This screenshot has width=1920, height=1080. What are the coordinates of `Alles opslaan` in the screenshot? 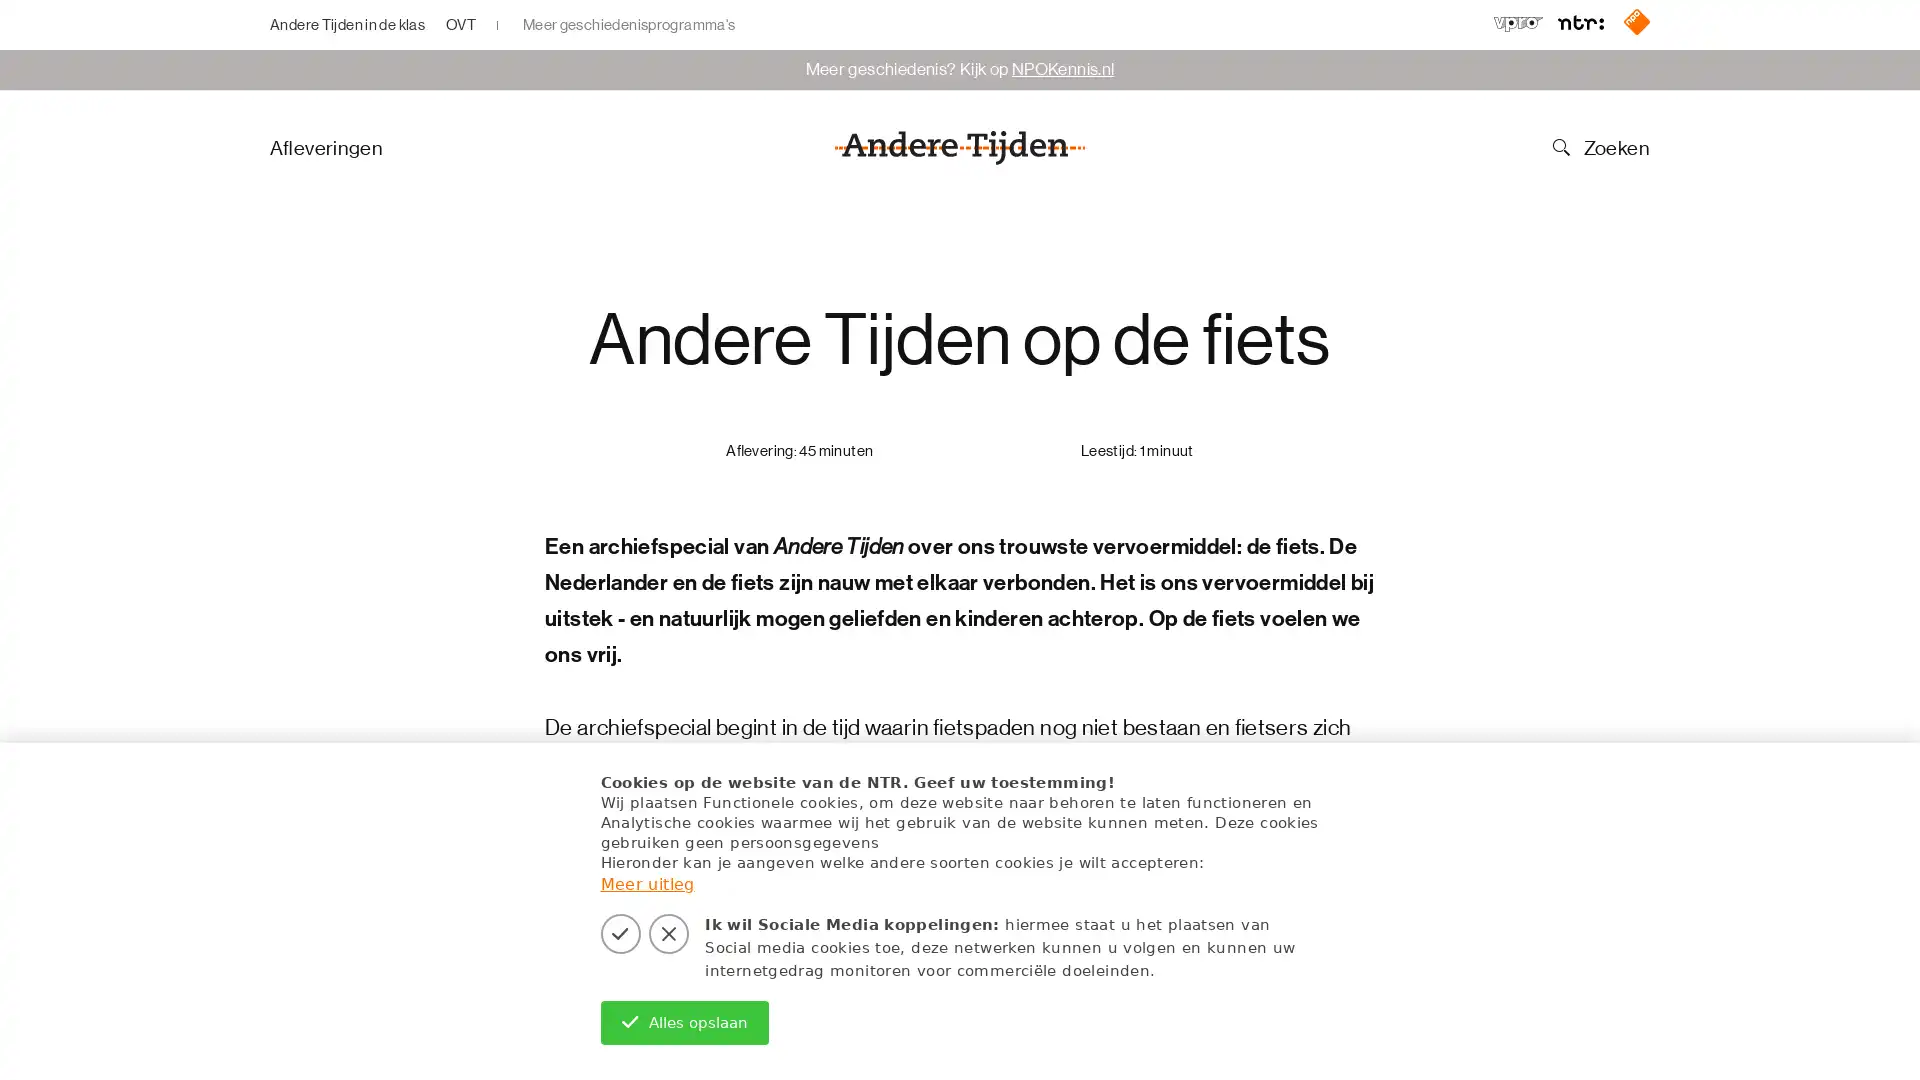 It's located at (684, 1022).